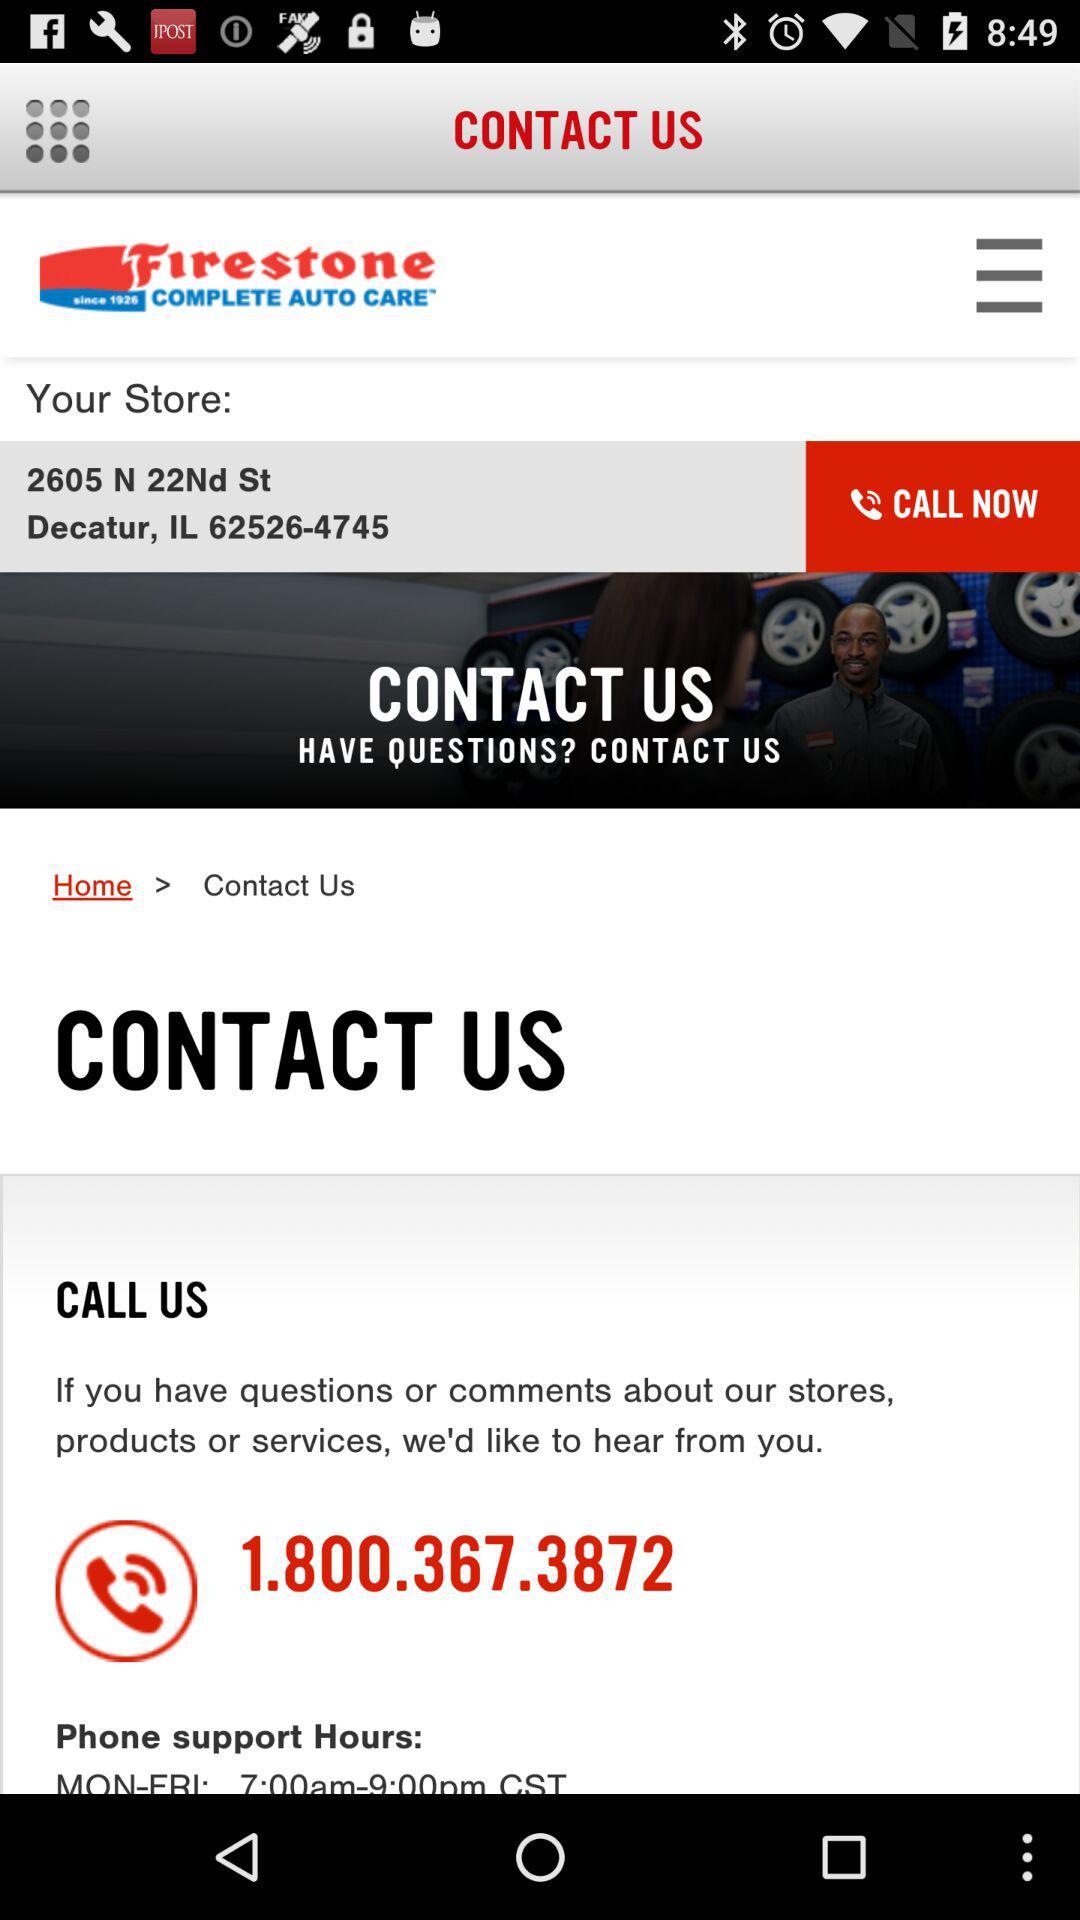 The height and width of the screenshot is (1920, 1080). What do you see at coordinates (540, 996) in the screenshot?
I see `reach us via` at bounding box center [540, 996].